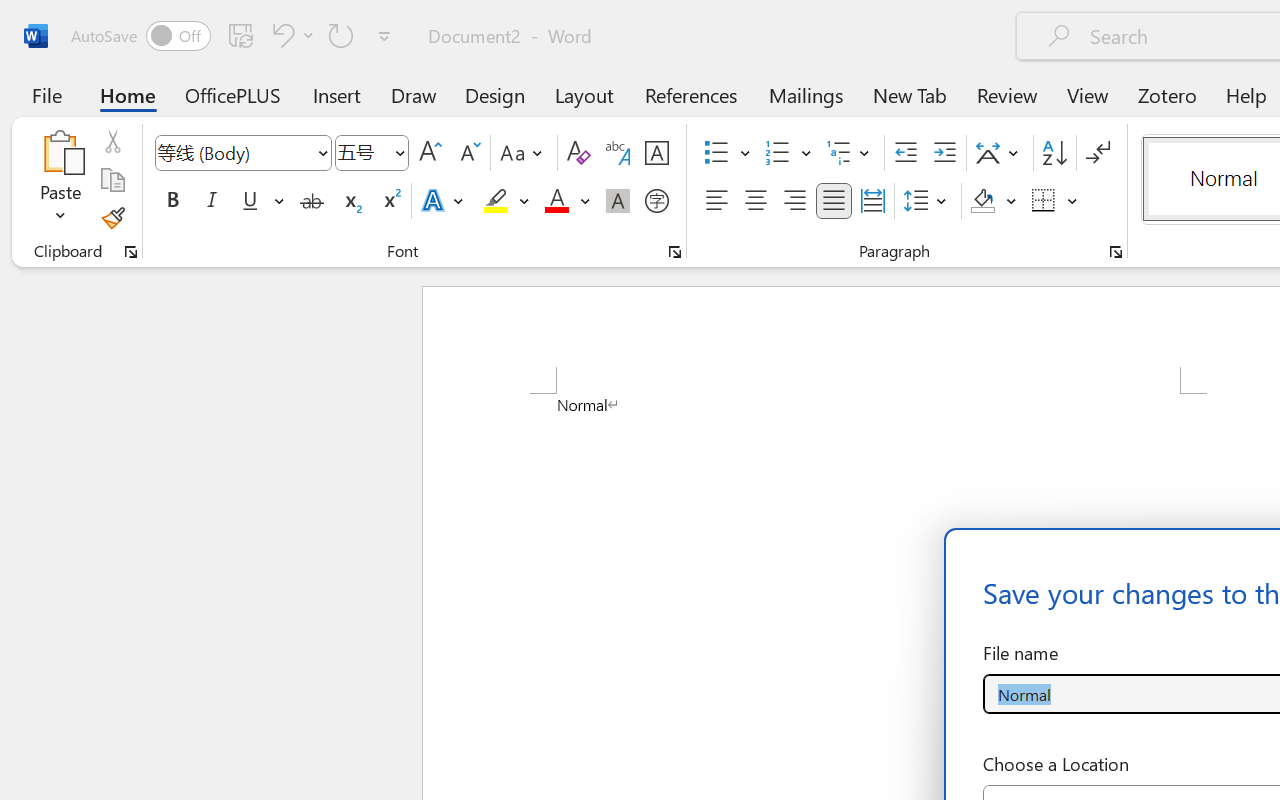 Image resolution: width=1280 pixels, height=800 pixels. What do you see at coordinates (716, 201) in the screenshot?
I see `'Align Left'` at bounding box center [716, 201].